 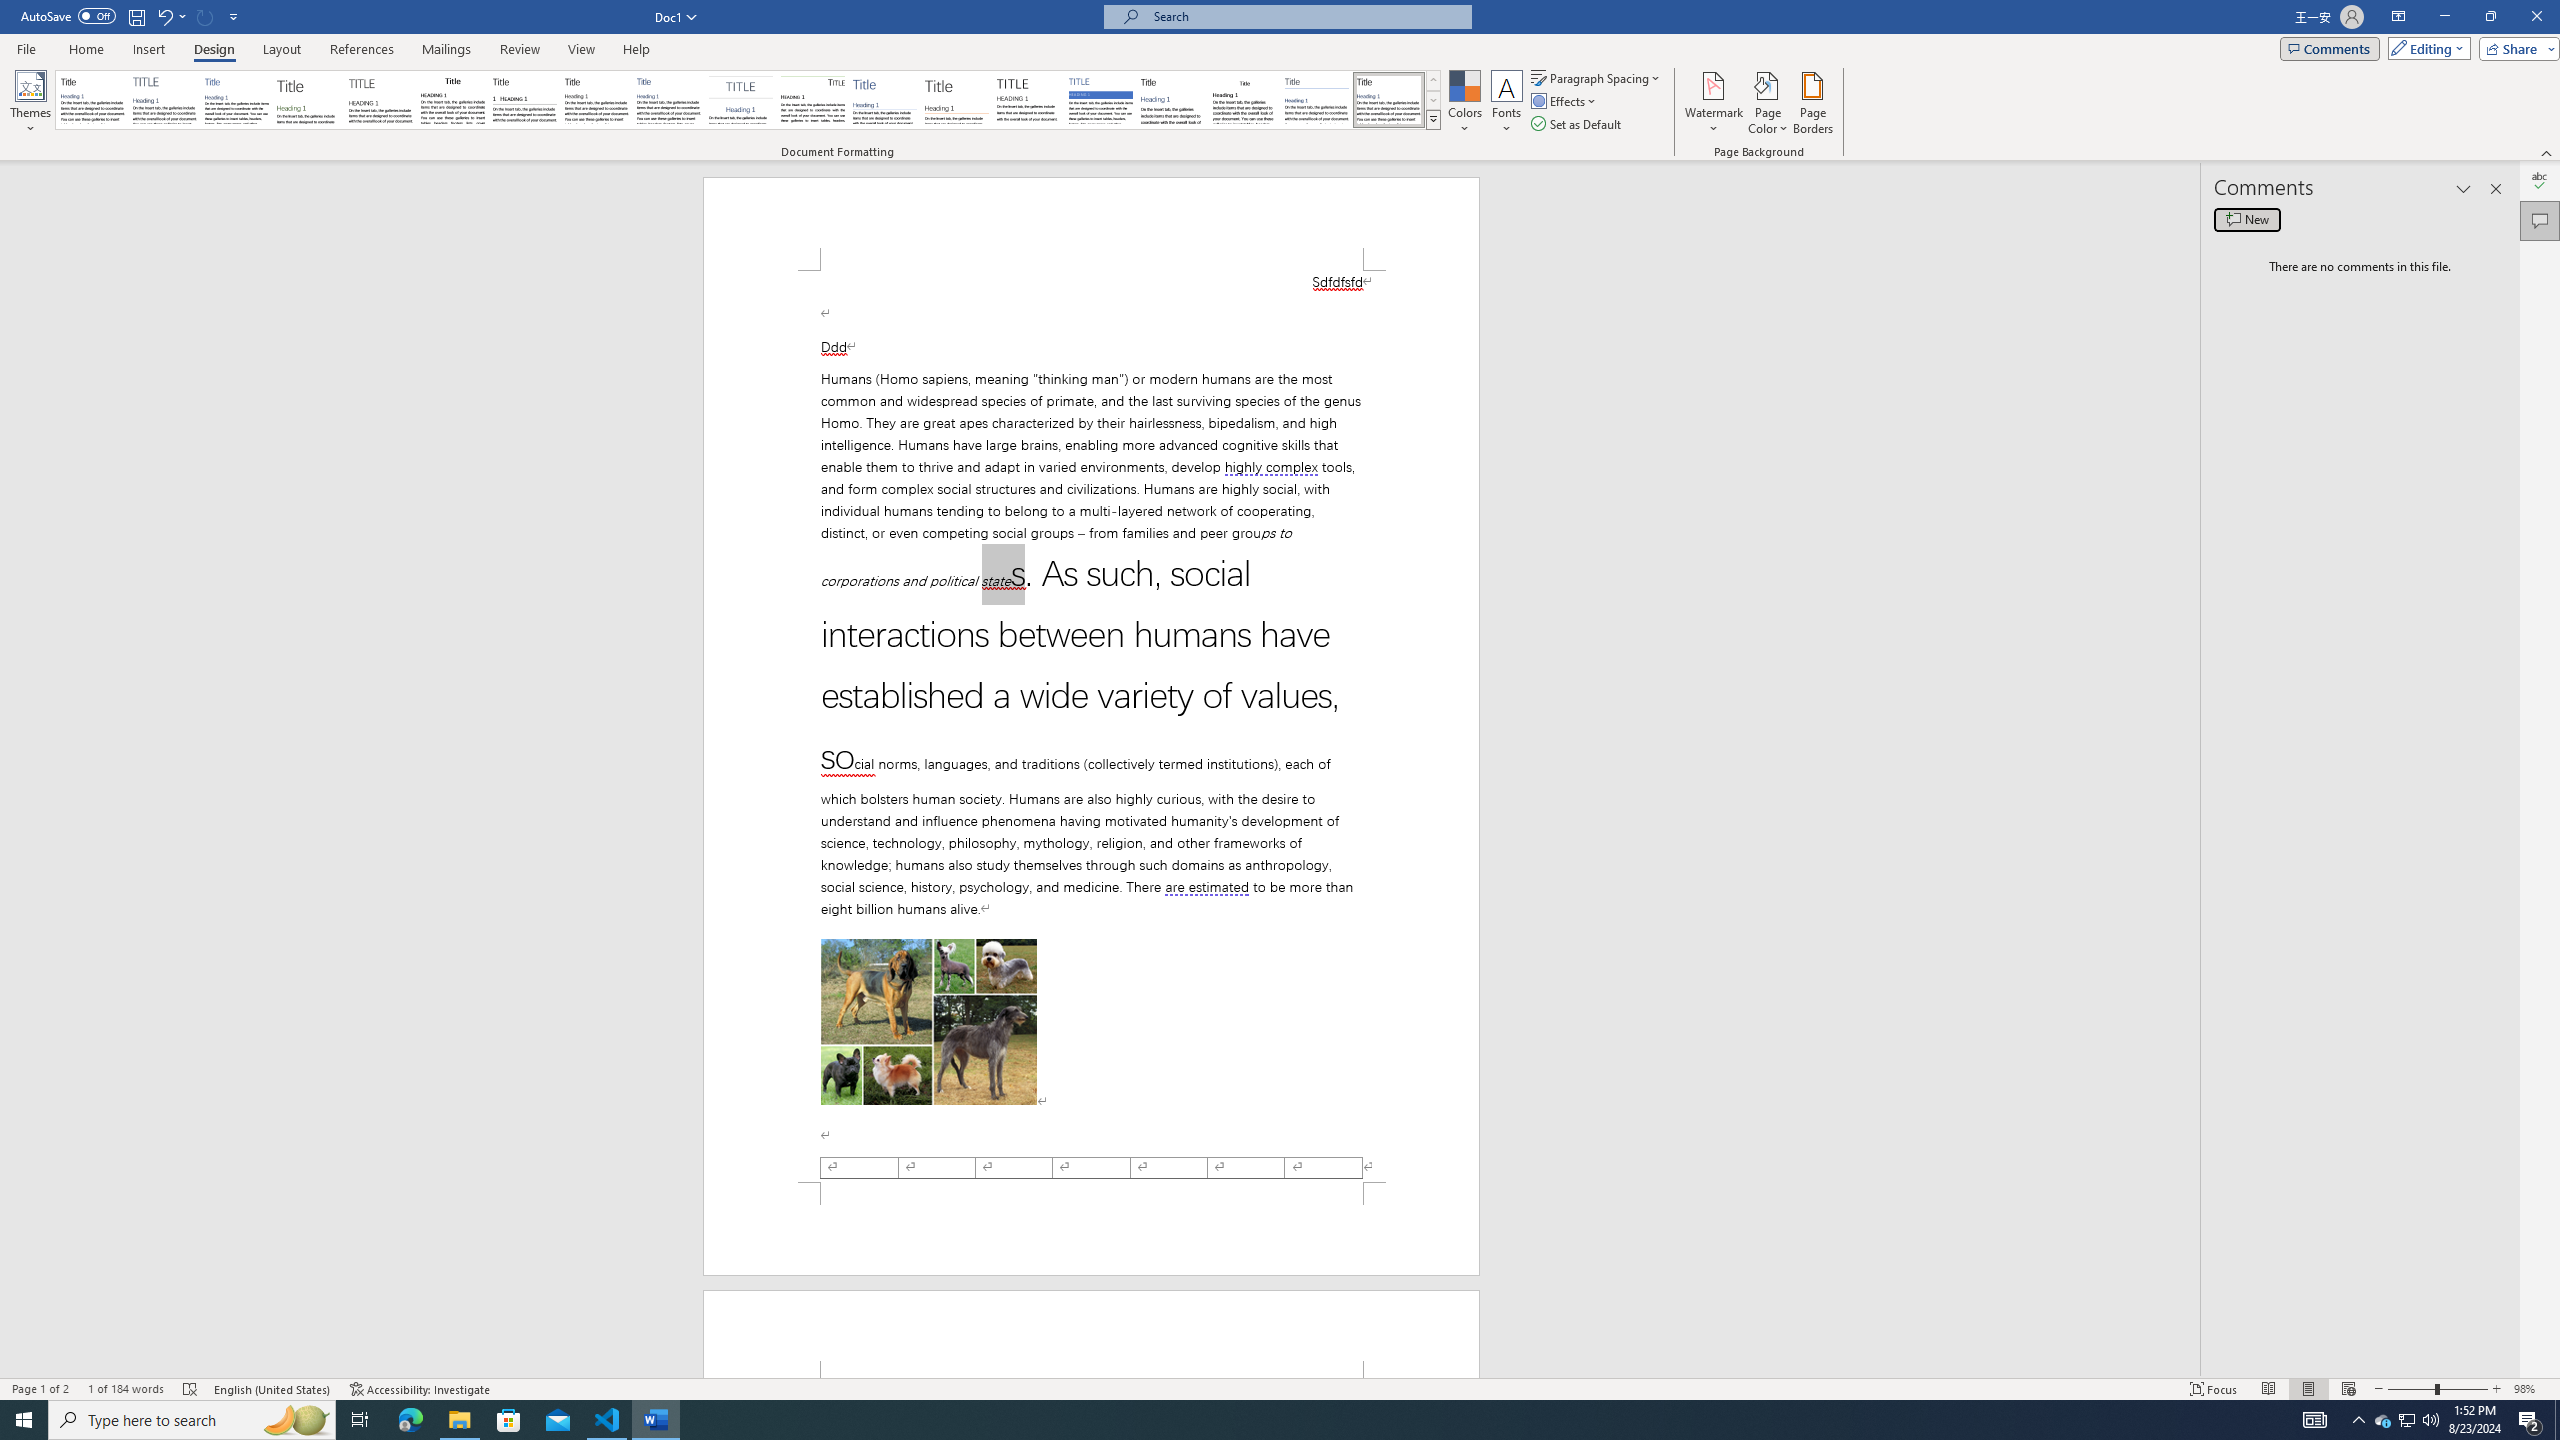 What do you see at coordinates (668, 99) in the screenshot?
I see `'Casual'` at bounding box center [668, 99].